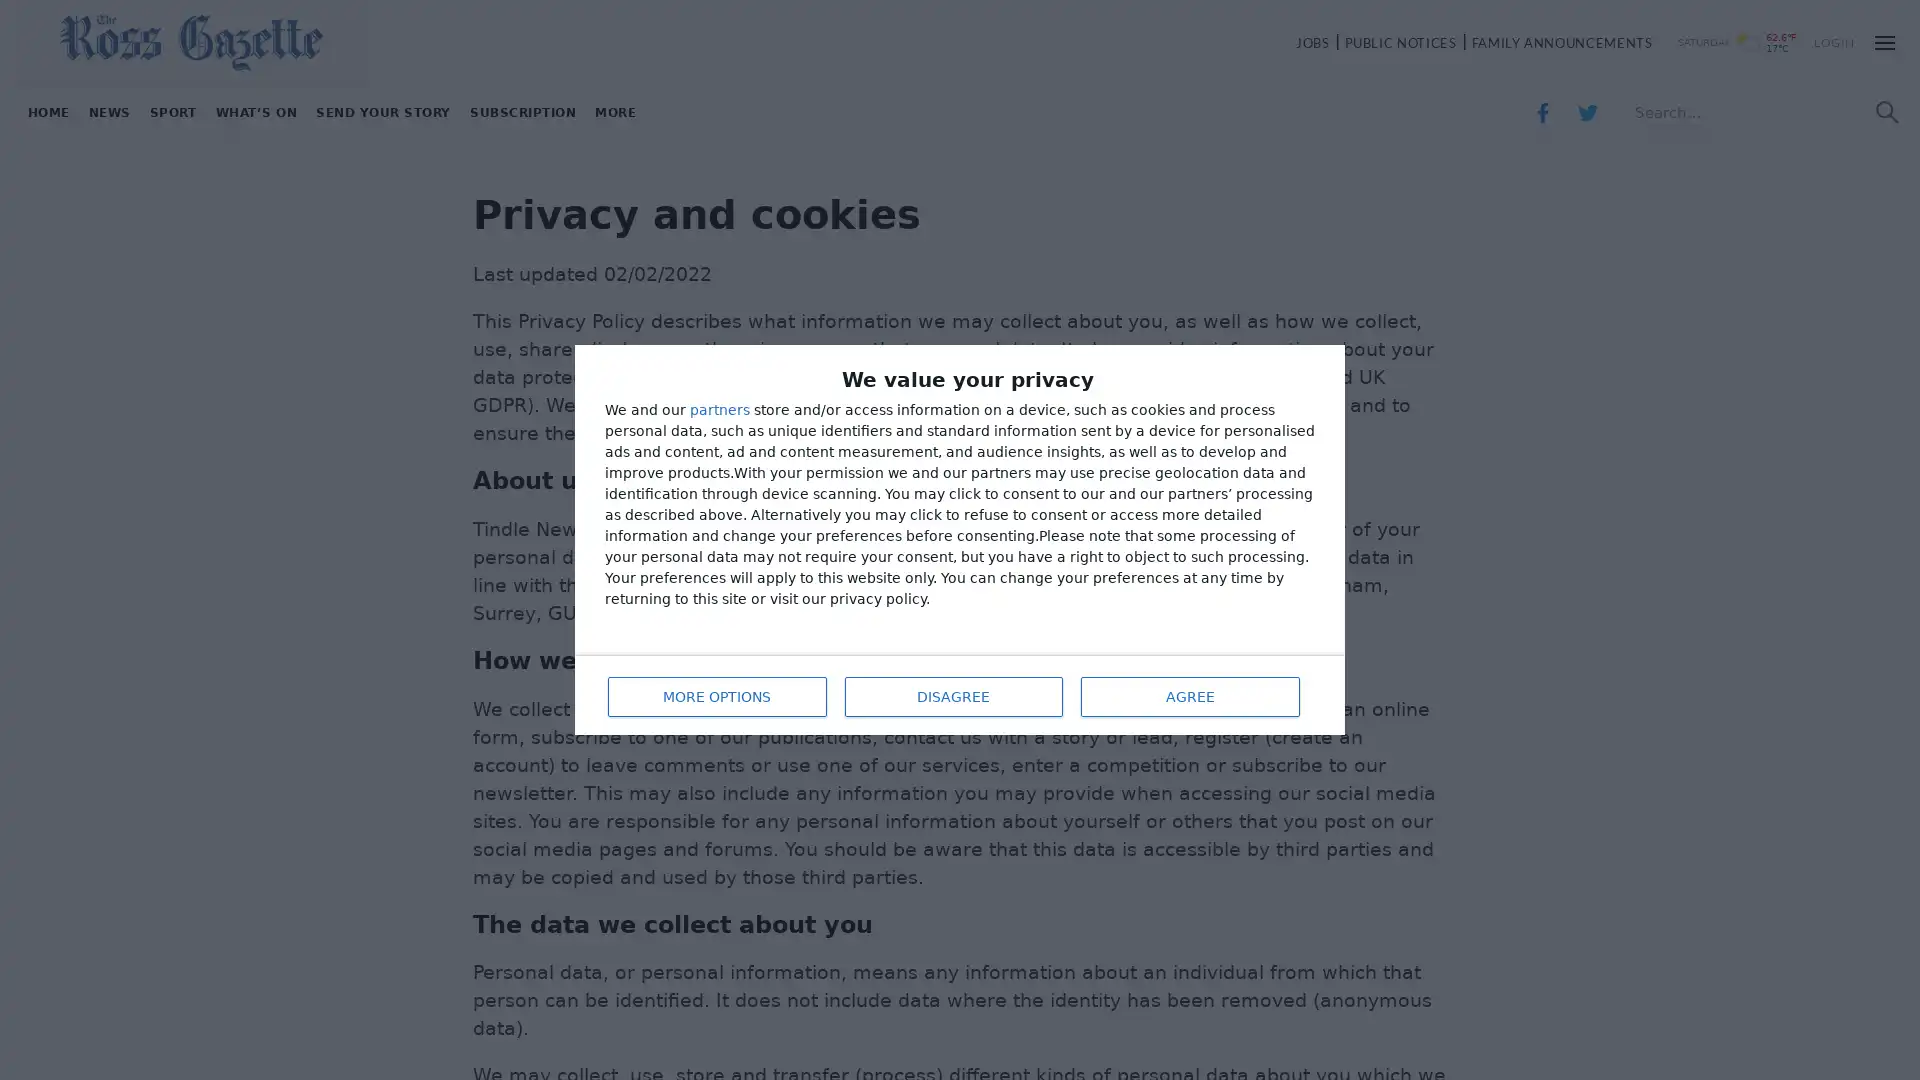 The width and height of the screenshot is (1920, 1080). Describe the element at coordinates (1189, 693) in the screenshot. I see `AGREE` at that location.